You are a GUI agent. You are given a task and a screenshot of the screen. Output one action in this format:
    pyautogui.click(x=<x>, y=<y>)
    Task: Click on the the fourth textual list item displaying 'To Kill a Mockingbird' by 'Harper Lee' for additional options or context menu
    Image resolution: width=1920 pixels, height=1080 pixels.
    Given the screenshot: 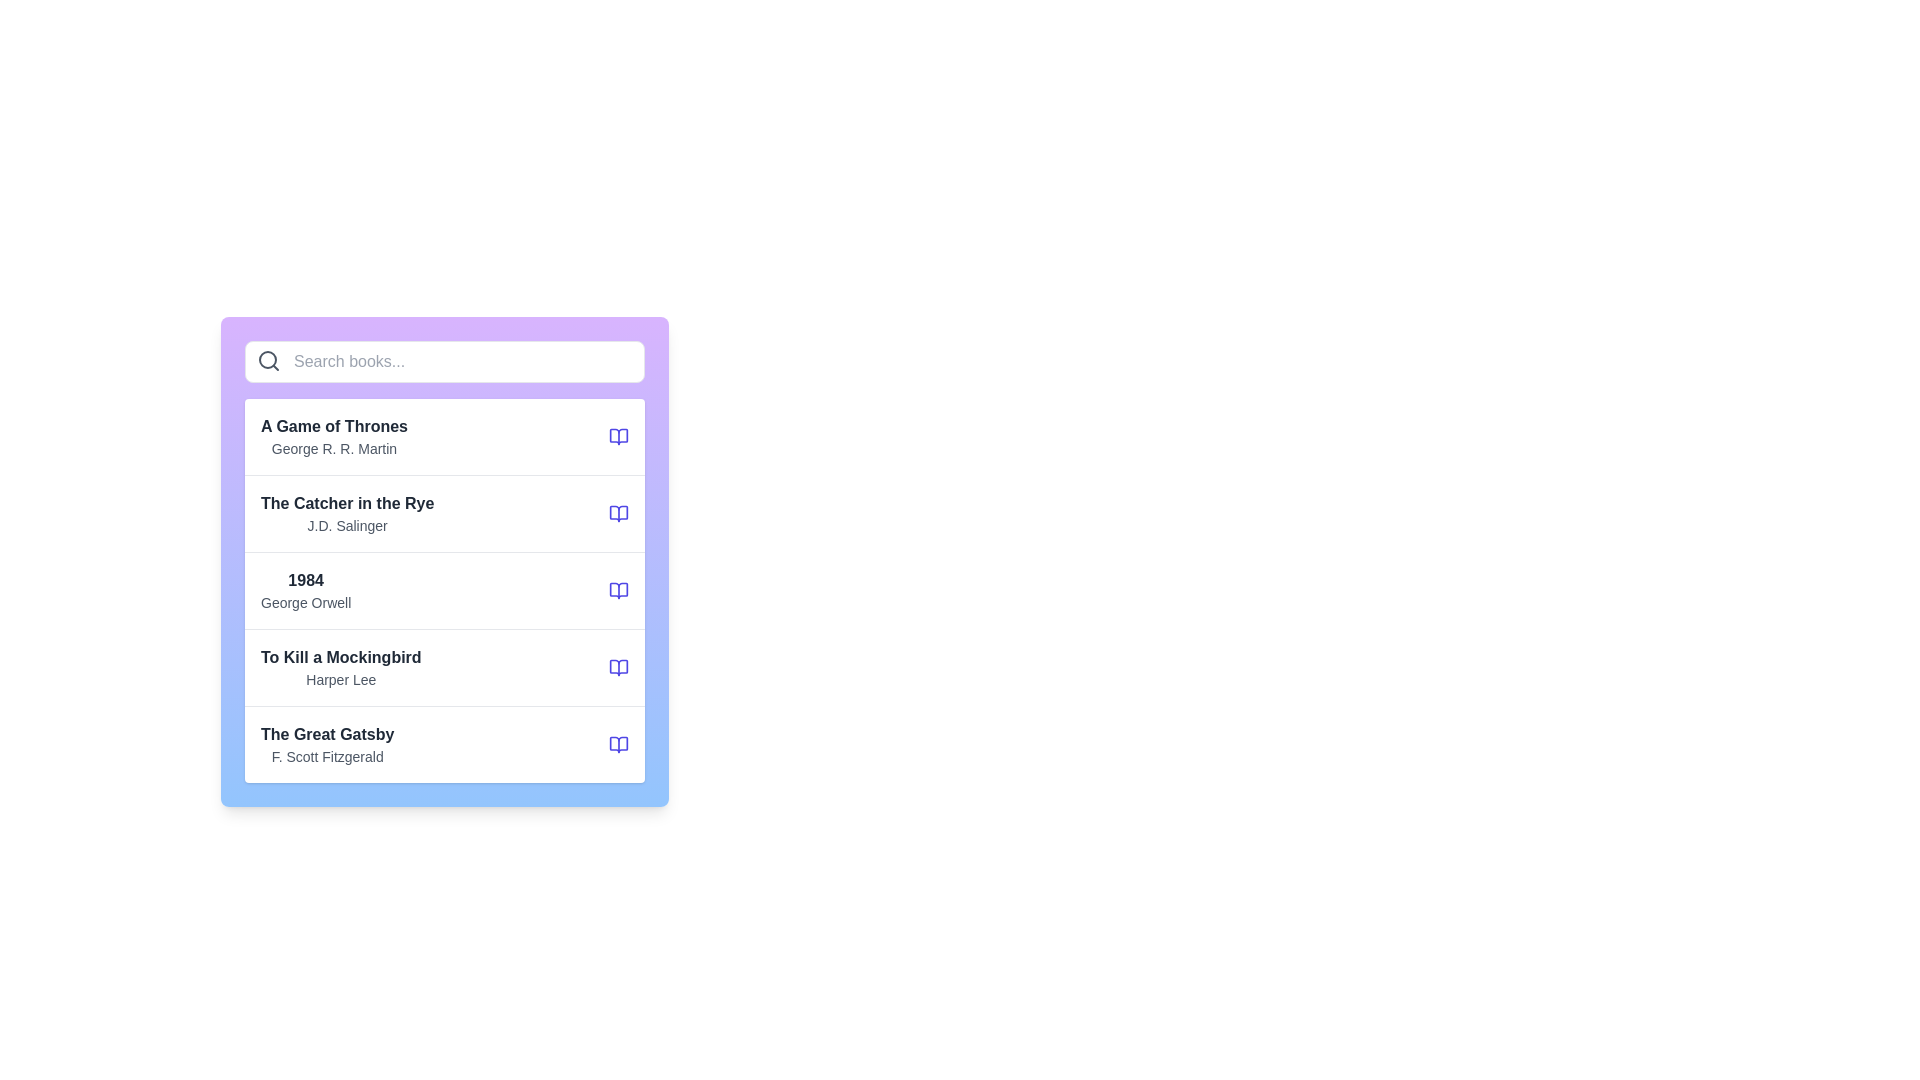 What is the action you would take?
    pyautogui.click(x=341, y=667)
    